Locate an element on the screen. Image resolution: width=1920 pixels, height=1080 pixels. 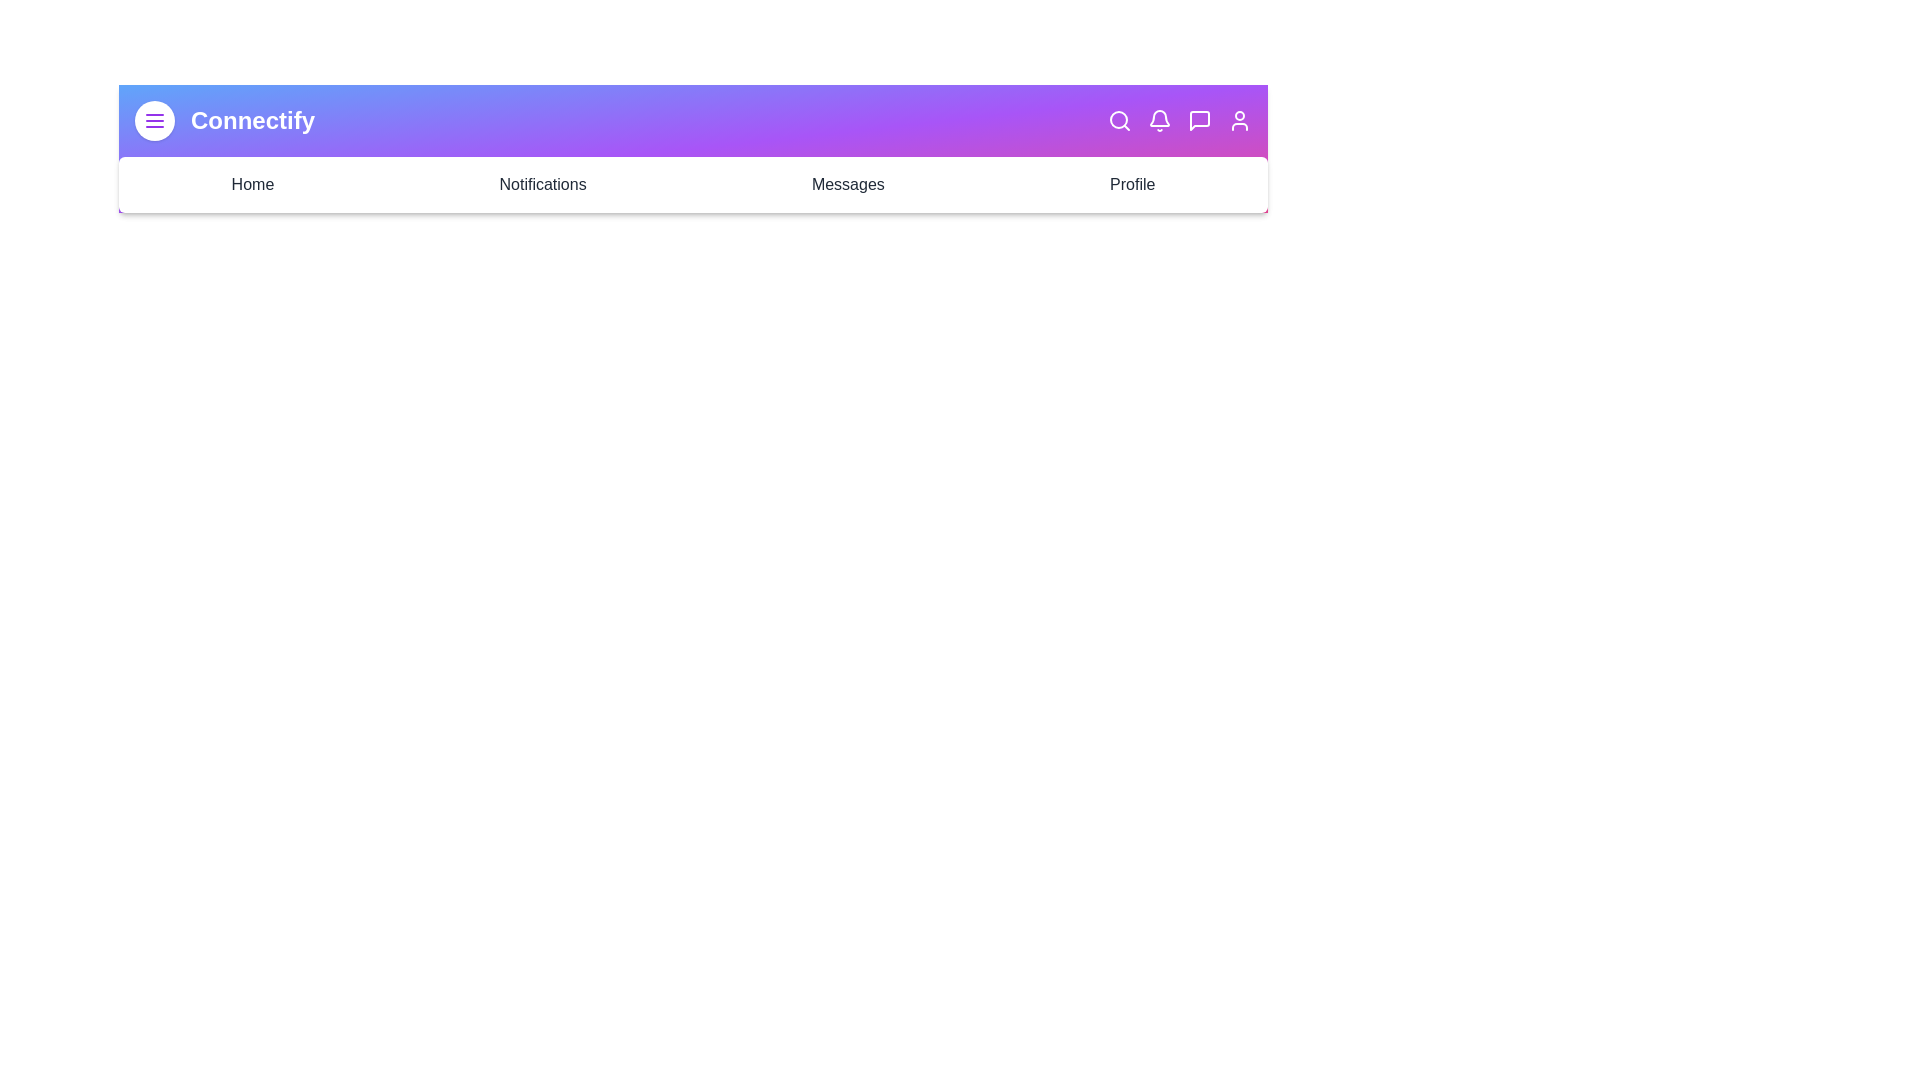
the menu button to toggle the menu visibility is located at coordinates (153, 120).